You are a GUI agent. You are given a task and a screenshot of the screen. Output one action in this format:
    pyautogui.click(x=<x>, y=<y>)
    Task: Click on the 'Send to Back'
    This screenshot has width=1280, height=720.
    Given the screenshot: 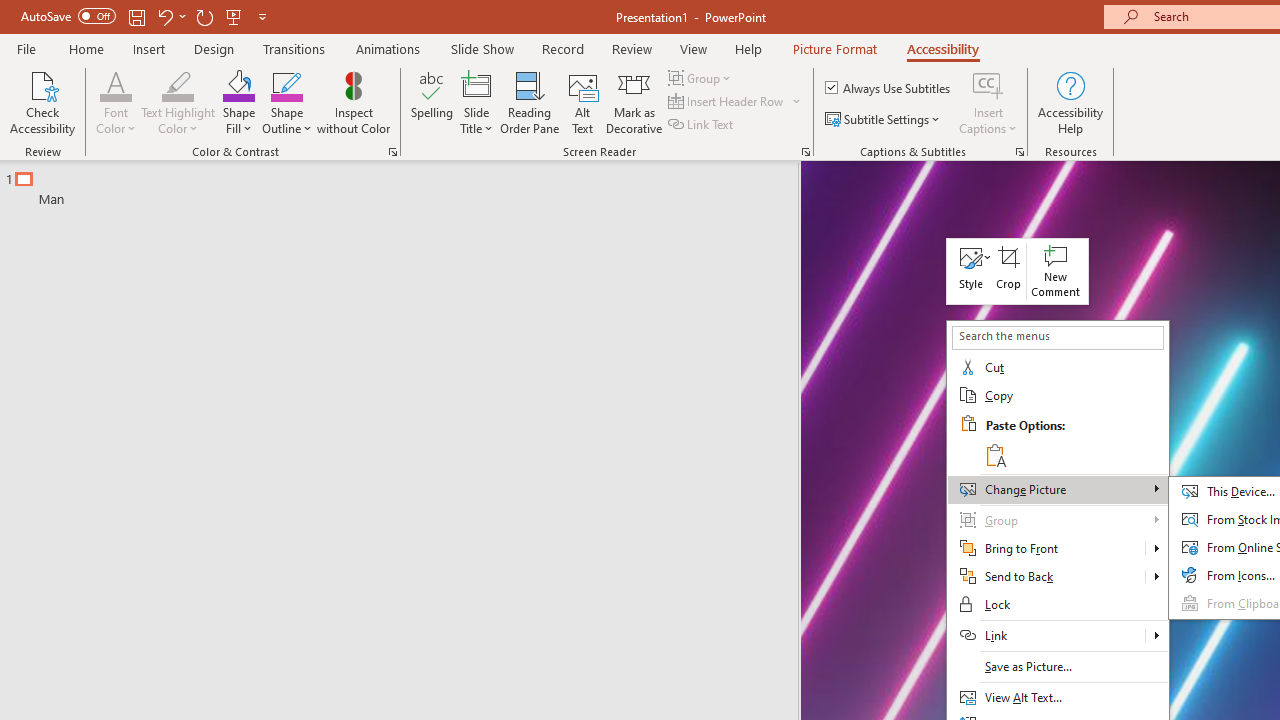 What is the action you would take?
    pyautogui.click(x=1046, y=577)
    